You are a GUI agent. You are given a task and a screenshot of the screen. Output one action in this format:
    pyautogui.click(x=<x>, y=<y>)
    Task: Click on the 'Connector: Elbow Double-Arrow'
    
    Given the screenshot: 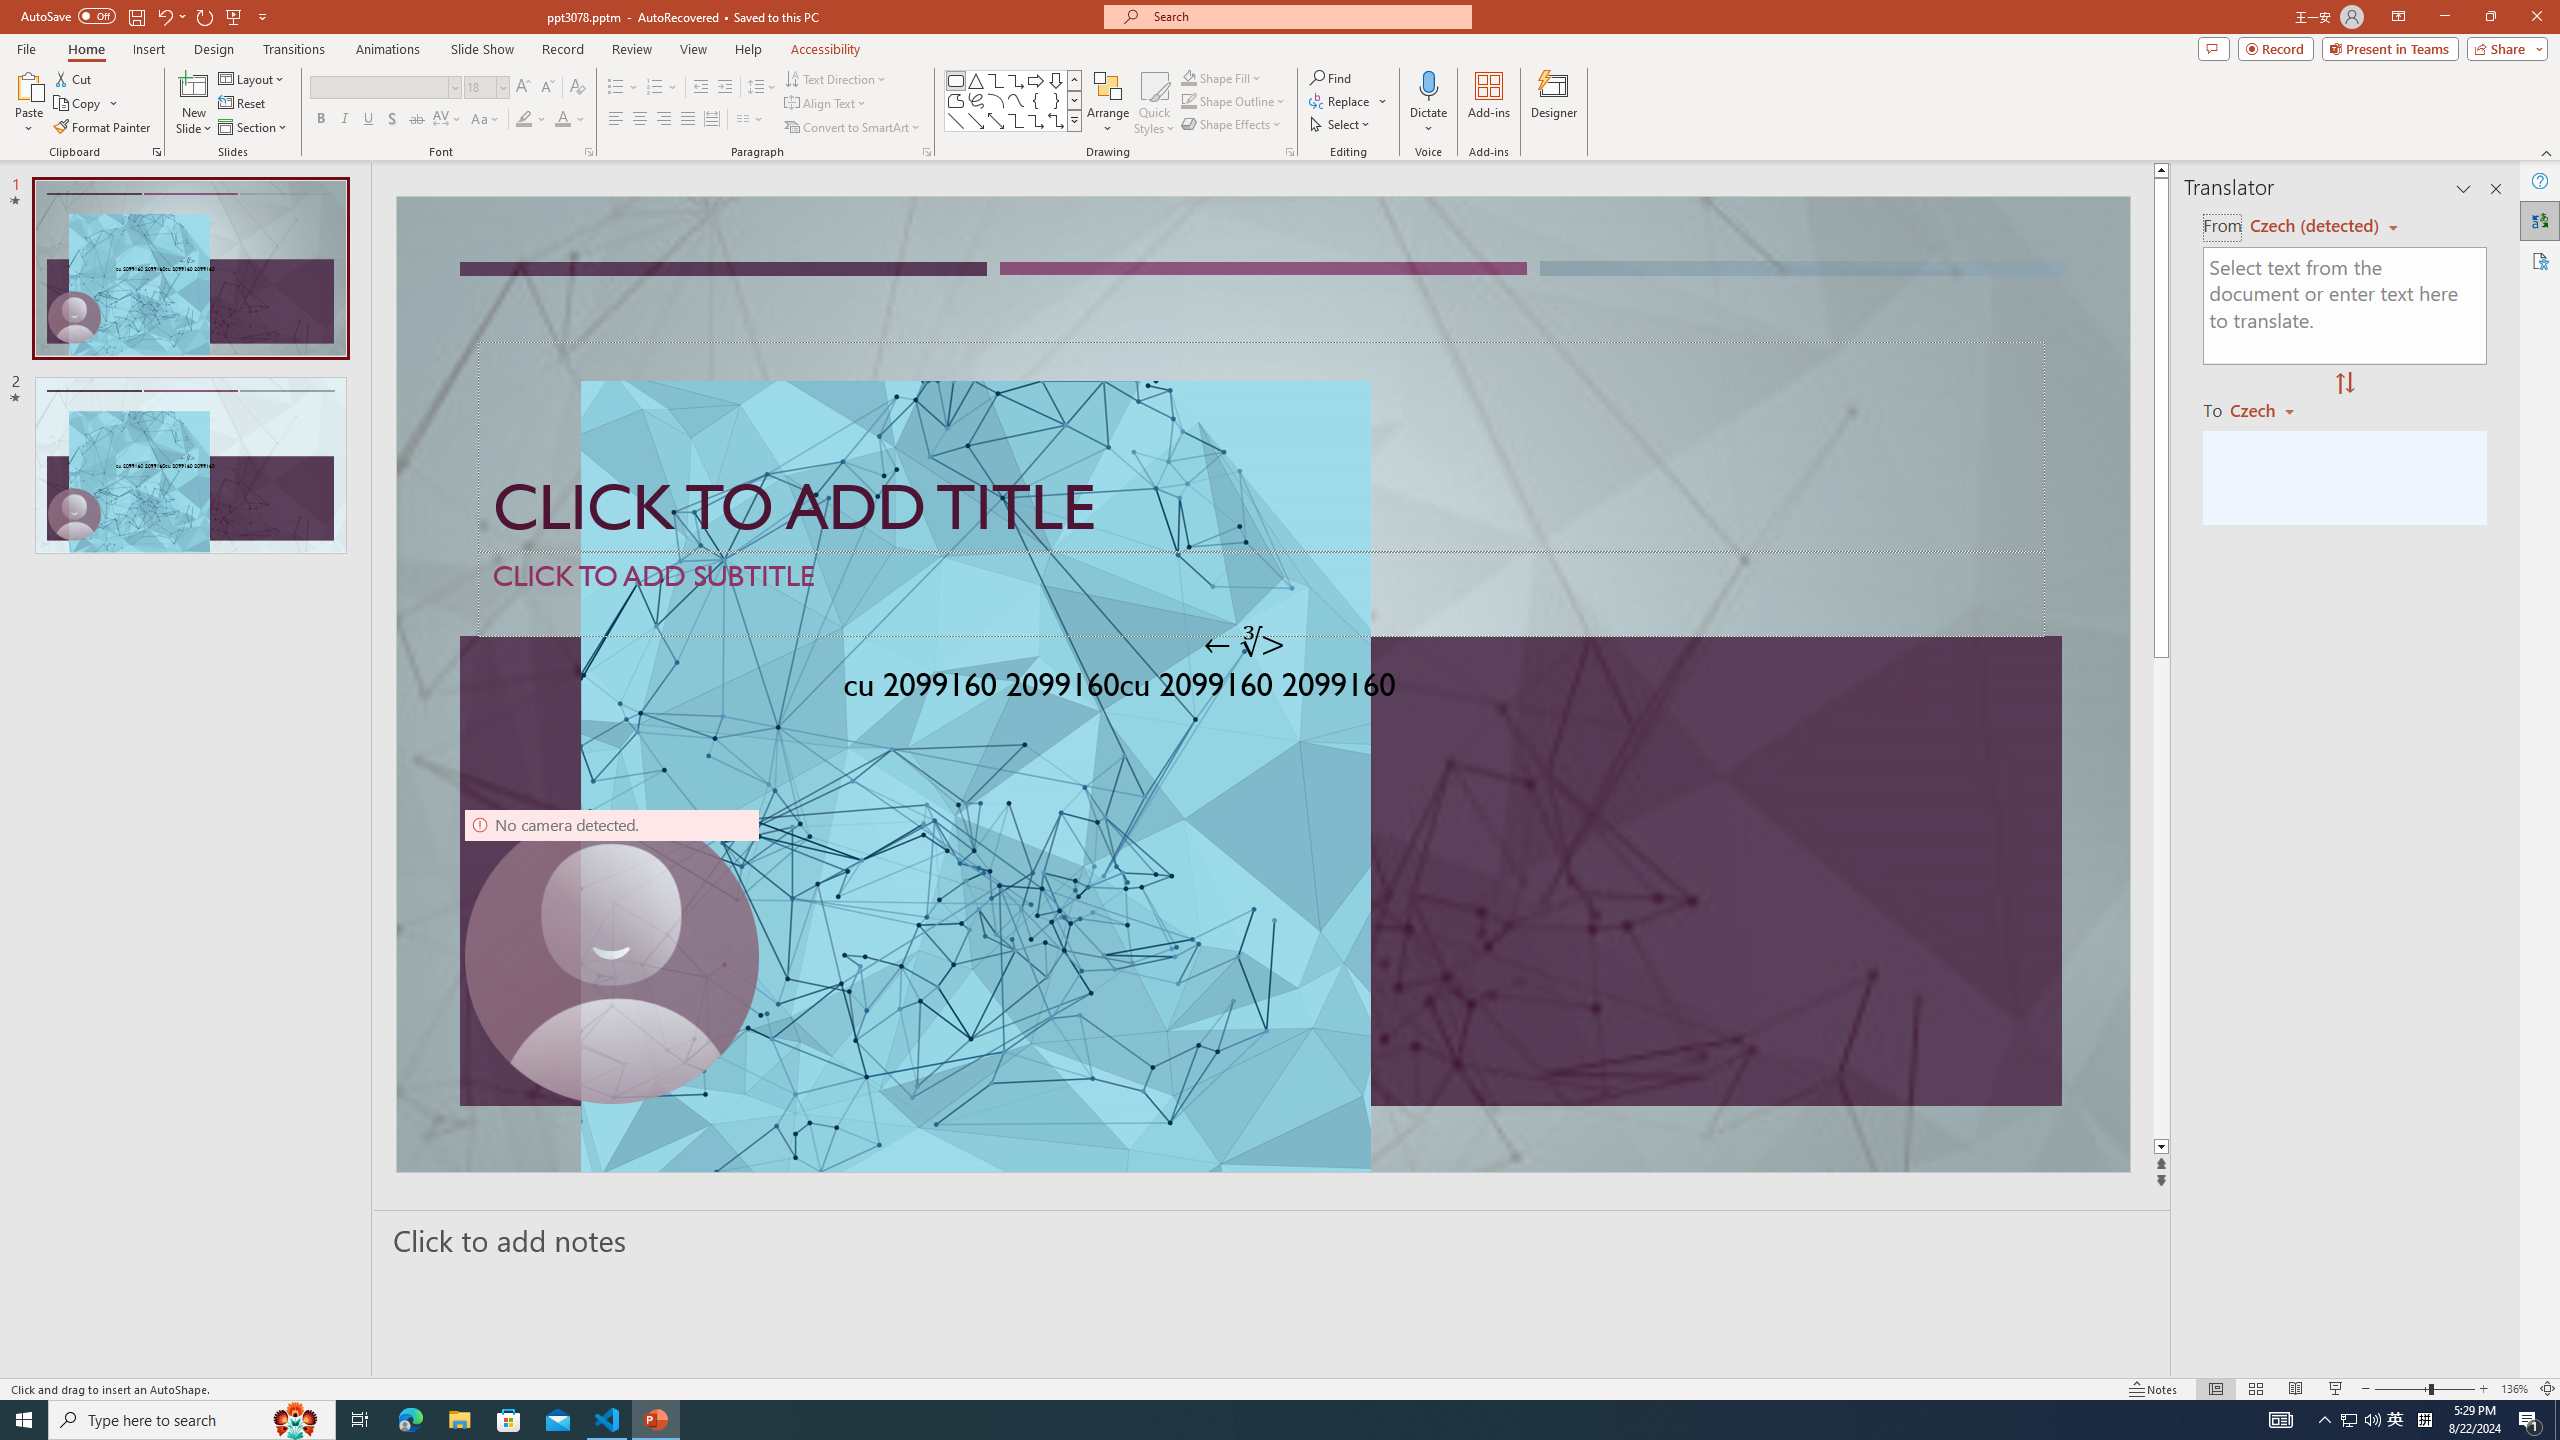 What is the action you would take?
    pyautogui.click(x=1055, y=119)
    